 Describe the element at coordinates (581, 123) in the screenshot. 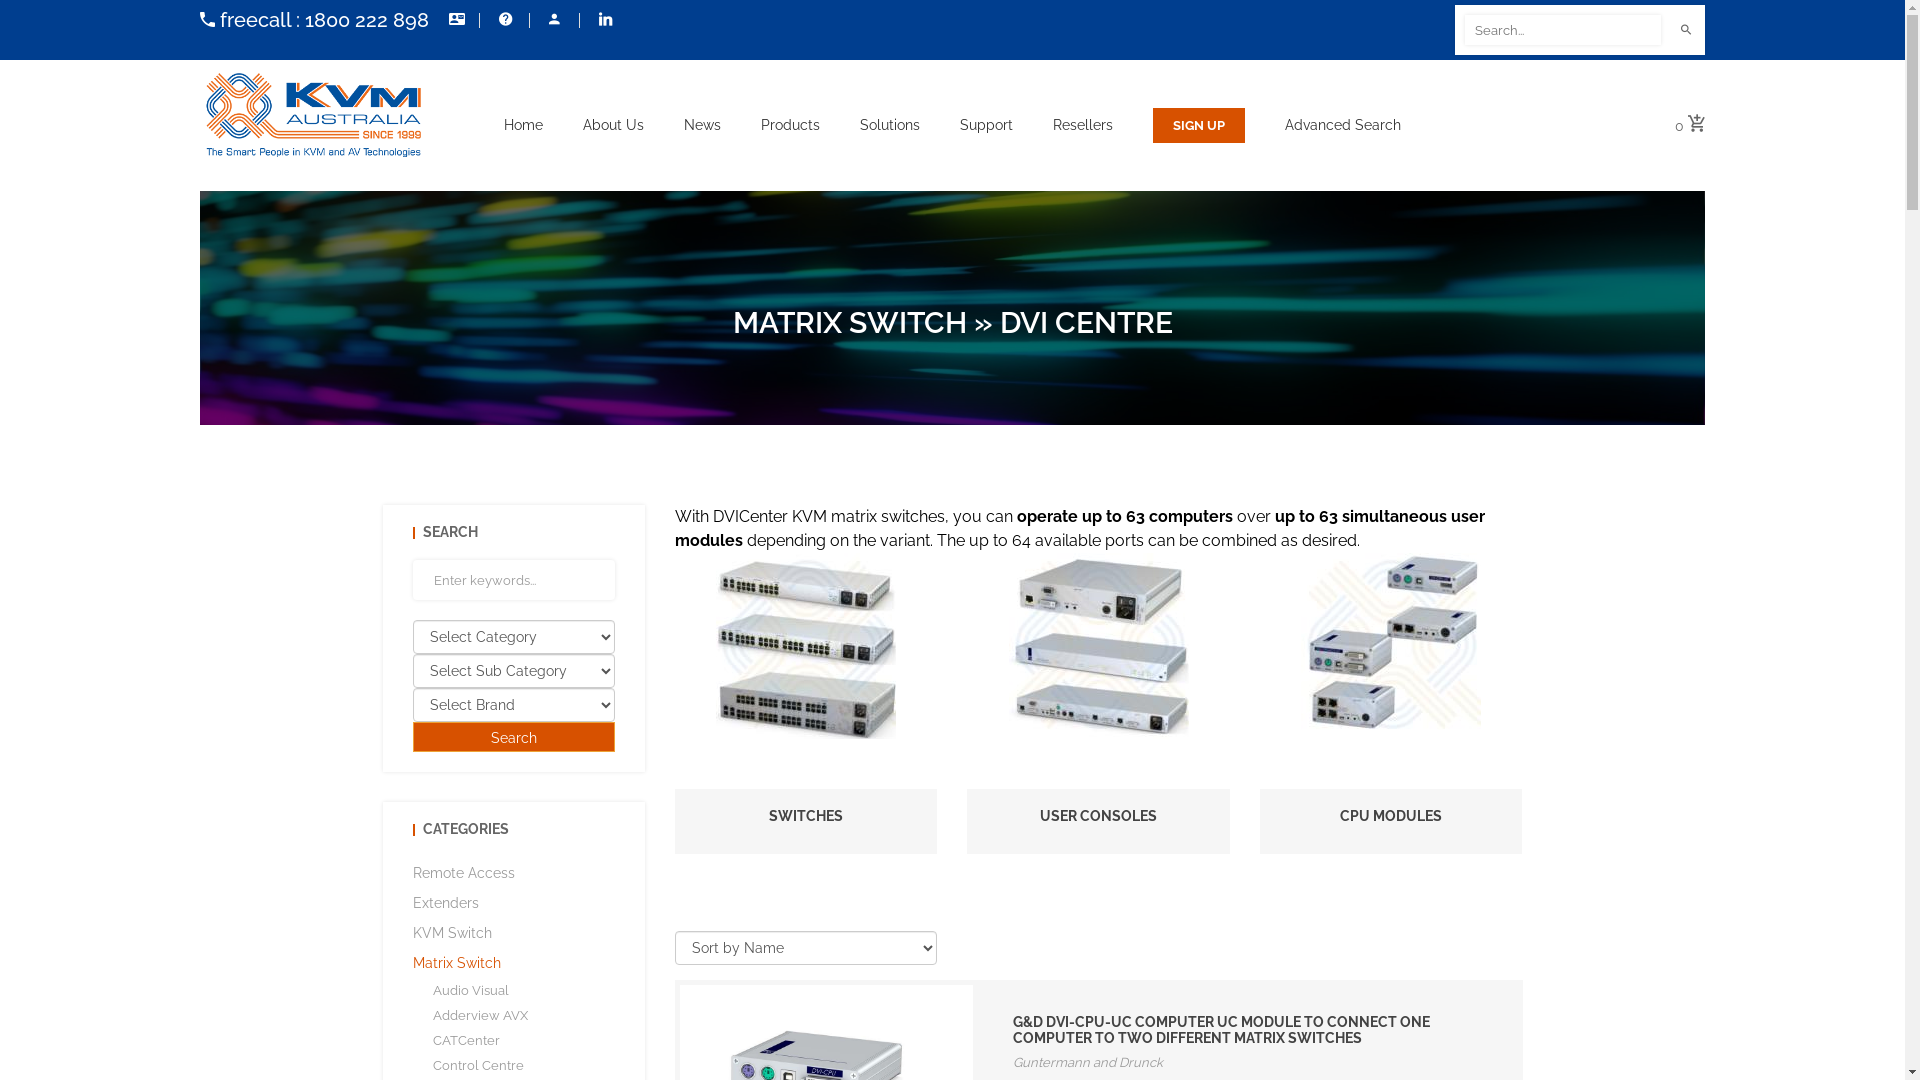

I see `'About Us'` at that location.